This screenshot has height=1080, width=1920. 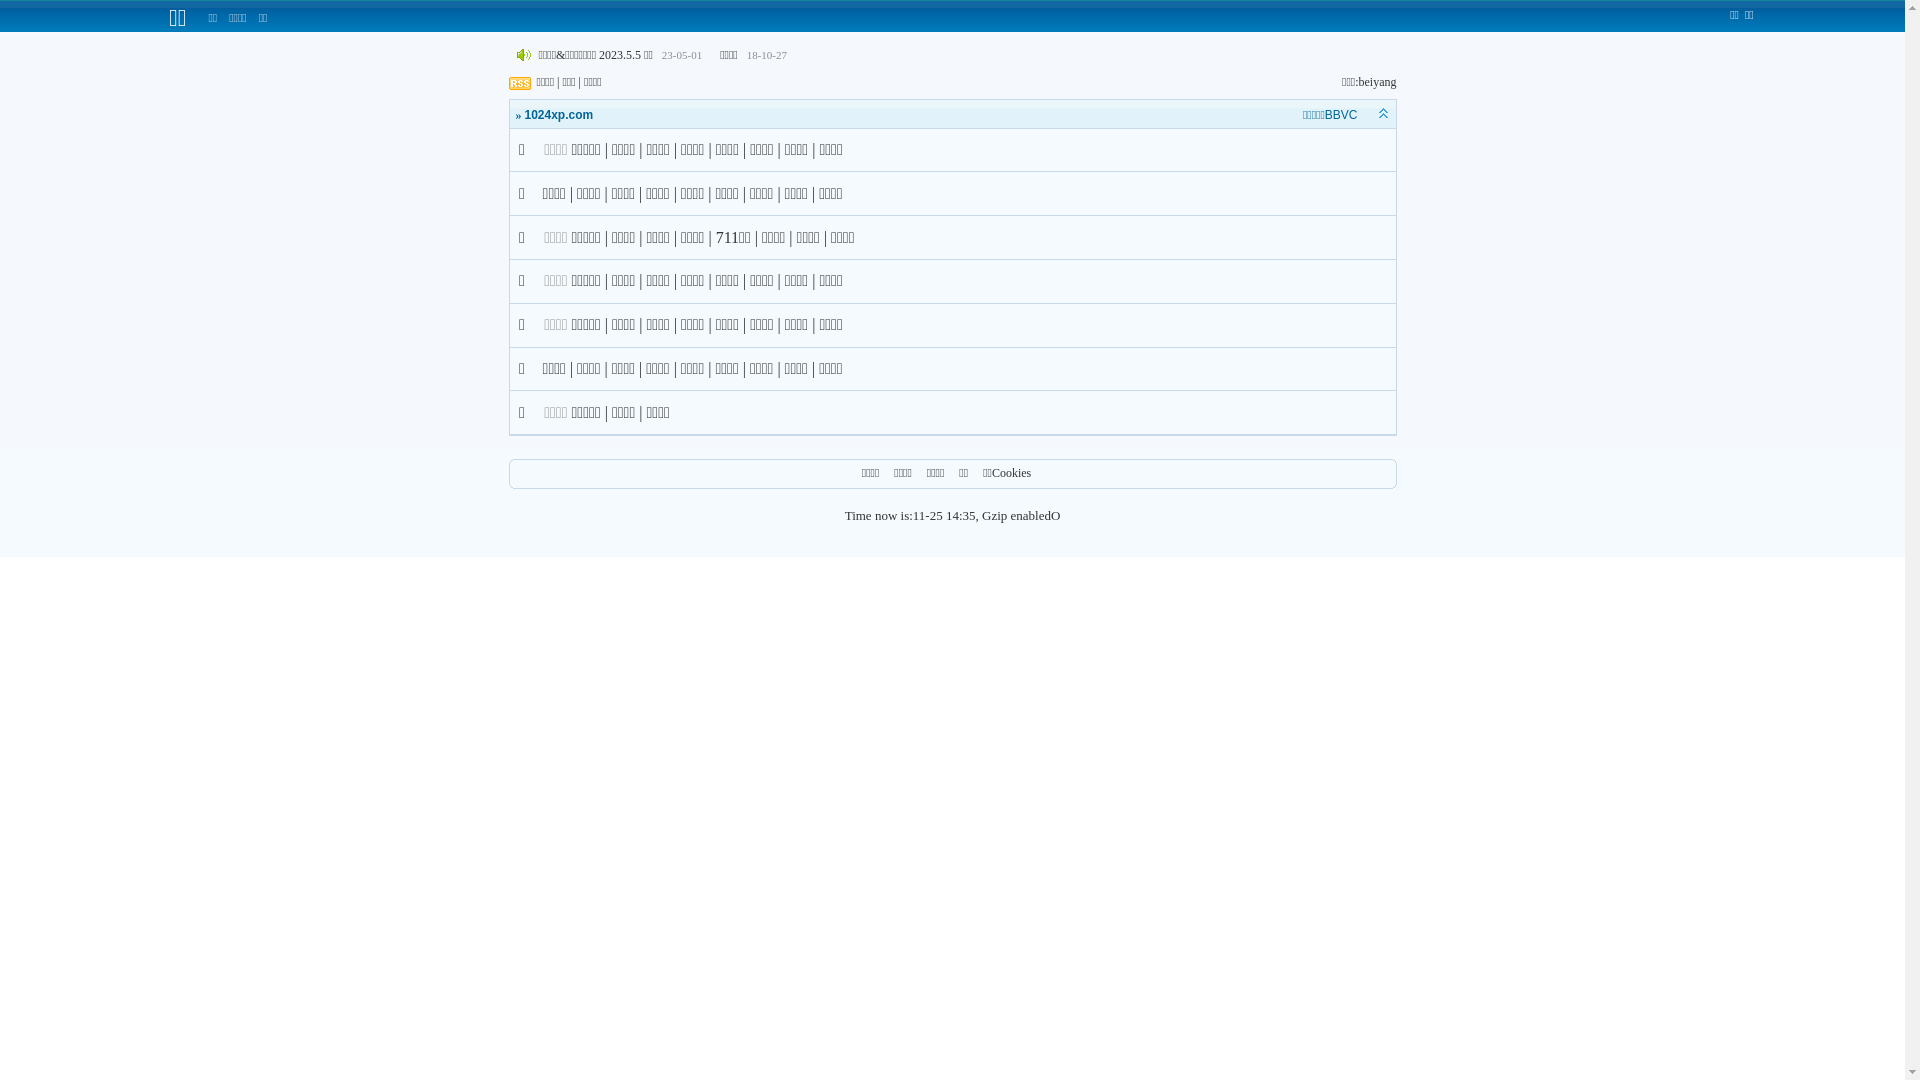 What do you see at coordinates (1341, 115) in the screenshot?
I see `'BBVC'` at bounding box center [1341, 115].